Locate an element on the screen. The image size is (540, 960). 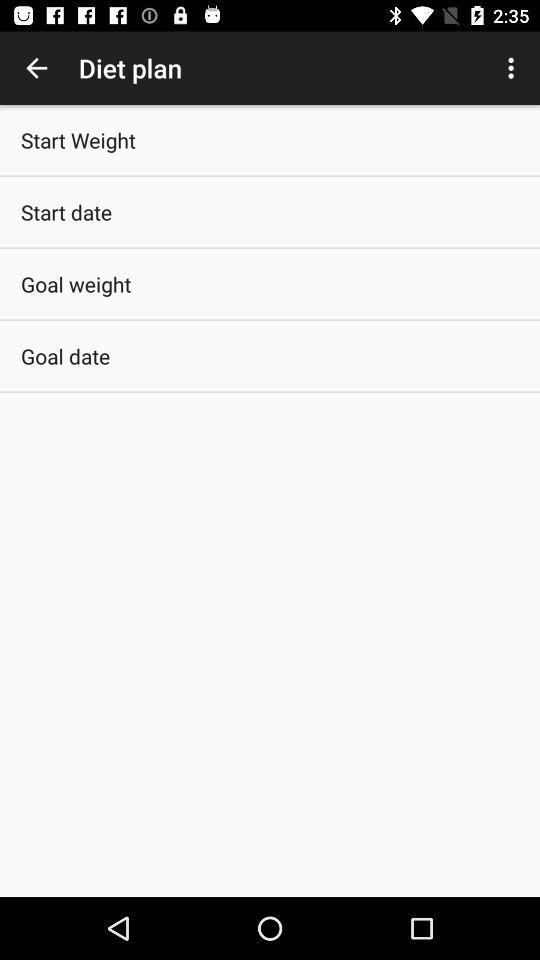
item at the top right corner is located at coordinates (513, 68).